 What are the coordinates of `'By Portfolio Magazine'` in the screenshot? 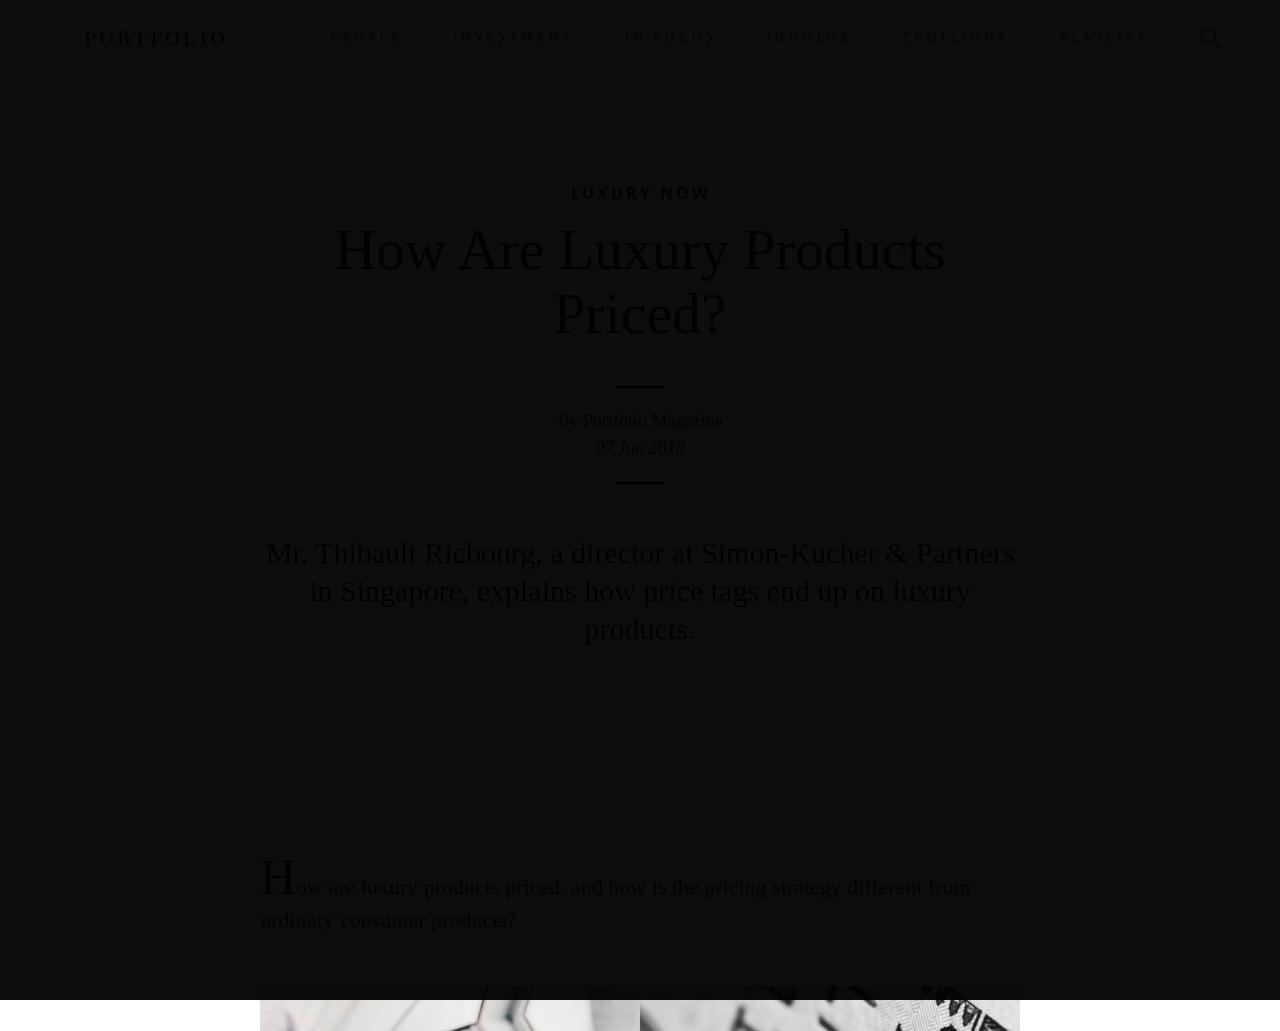 It's located at (638, 420).